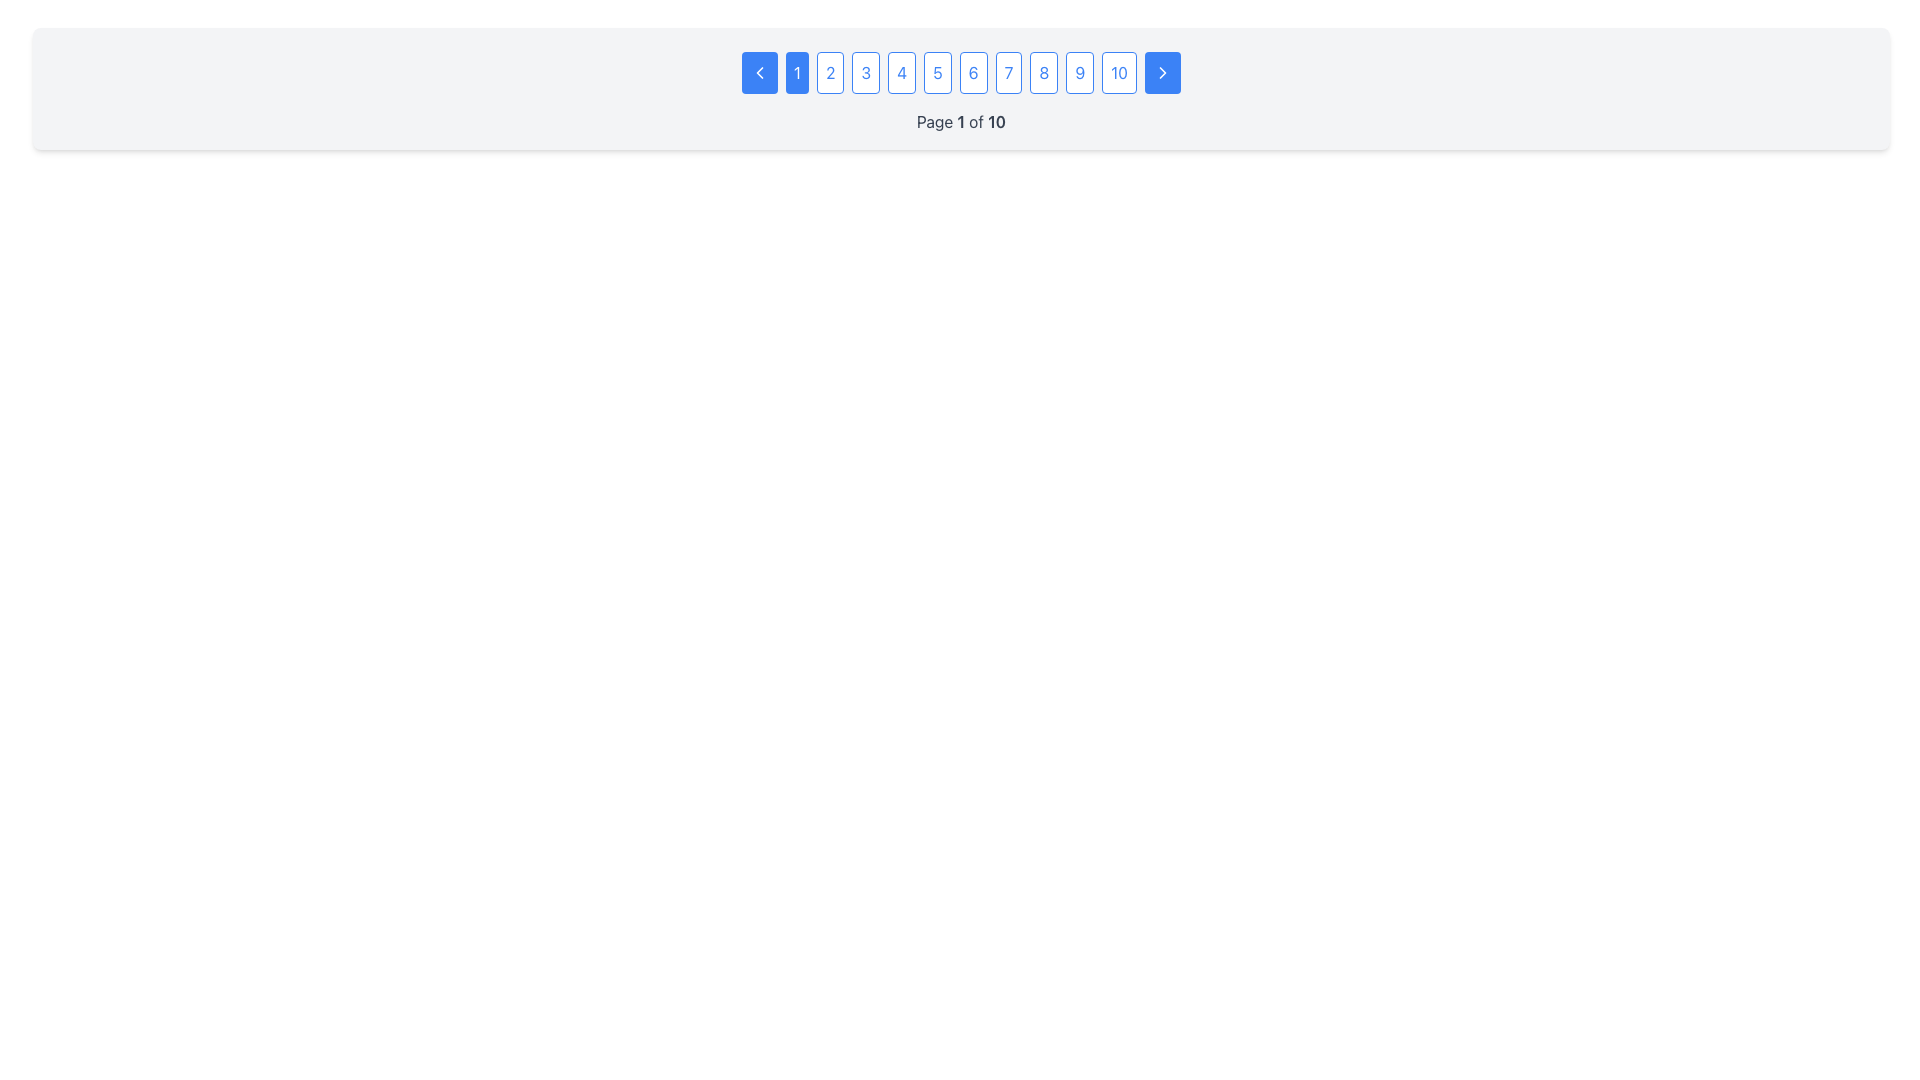  I want to click on the leftmost blue navigation button icon to go to the previous page in the paginated sequence, so click(758, 72).